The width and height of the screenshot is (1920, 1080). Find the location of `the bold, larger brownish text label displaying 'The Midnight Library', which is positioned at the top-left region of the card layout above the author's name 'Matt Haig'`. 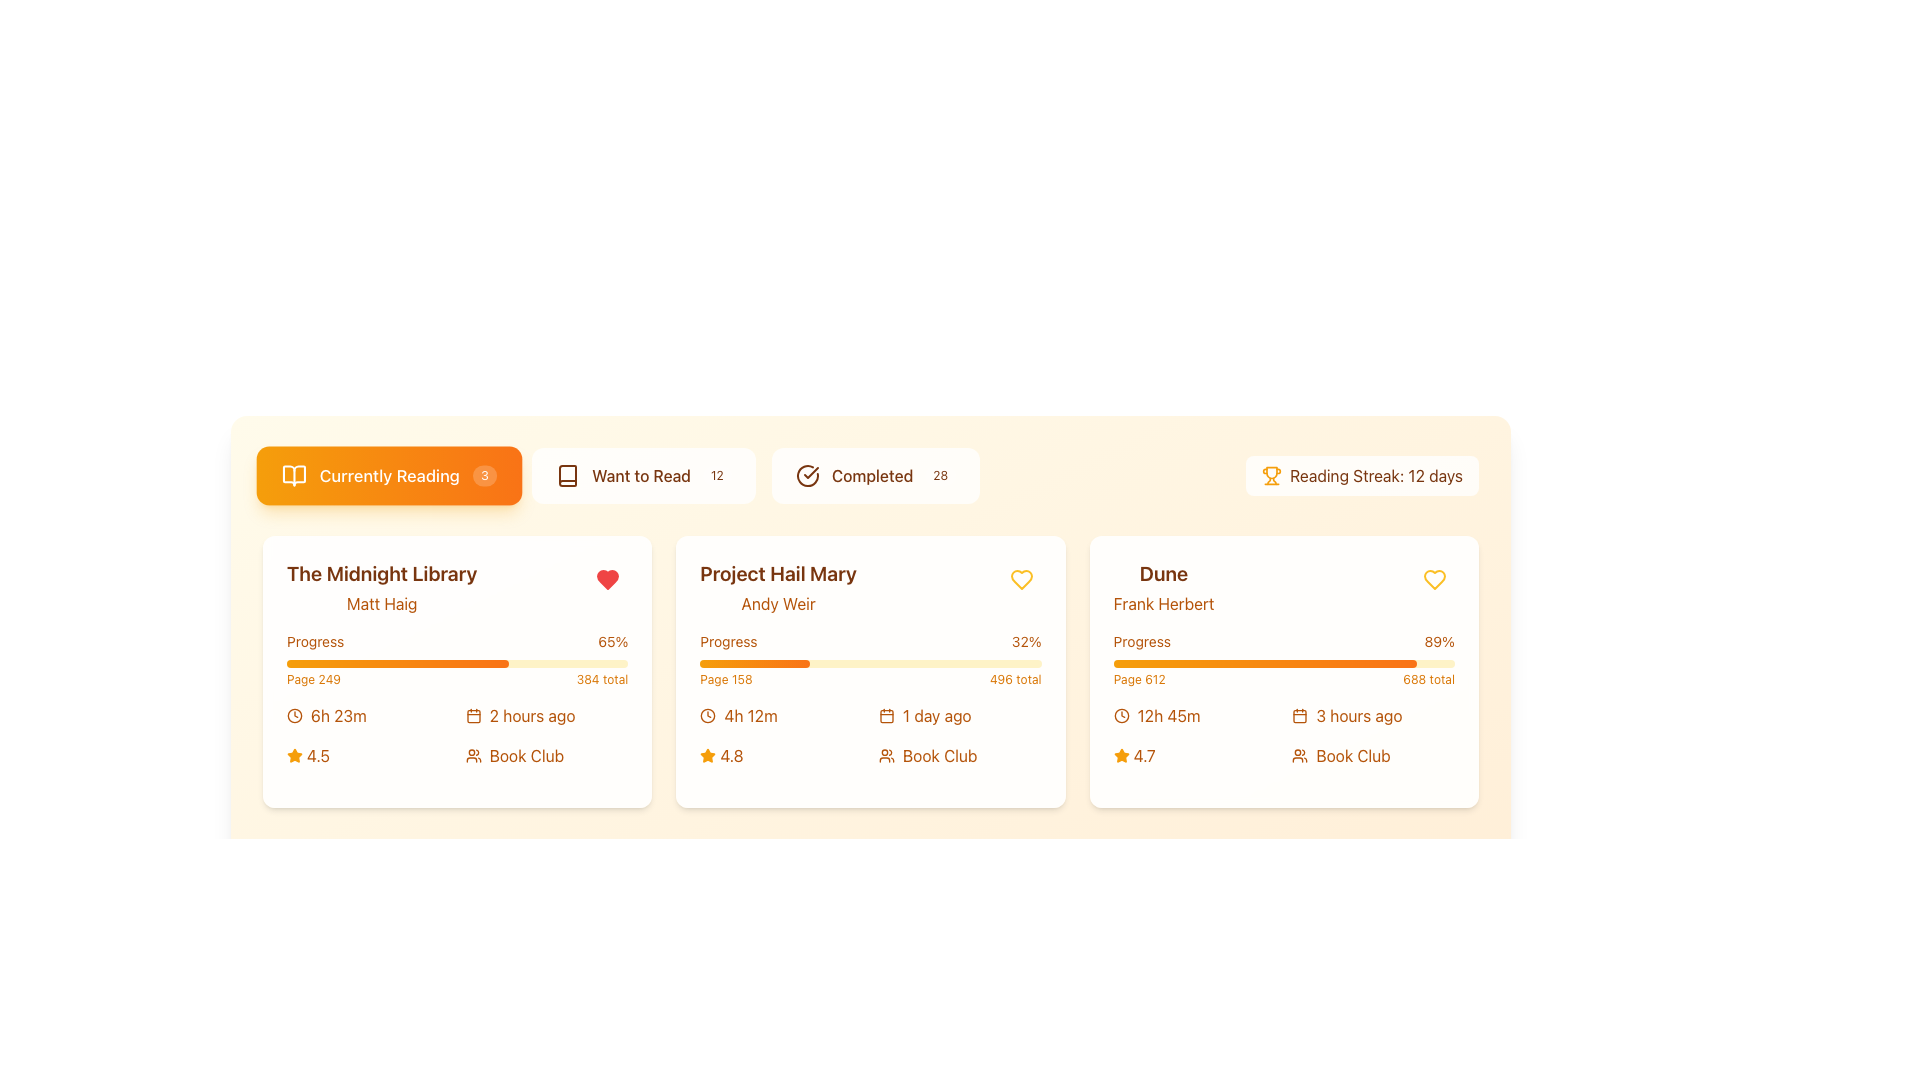

the bold, larger brownish text label displaying 'The Midnight Library', which is positioned at the top-left region of the card layout above the author's name 'Matt Haig' is located at coordinates (382, 574).